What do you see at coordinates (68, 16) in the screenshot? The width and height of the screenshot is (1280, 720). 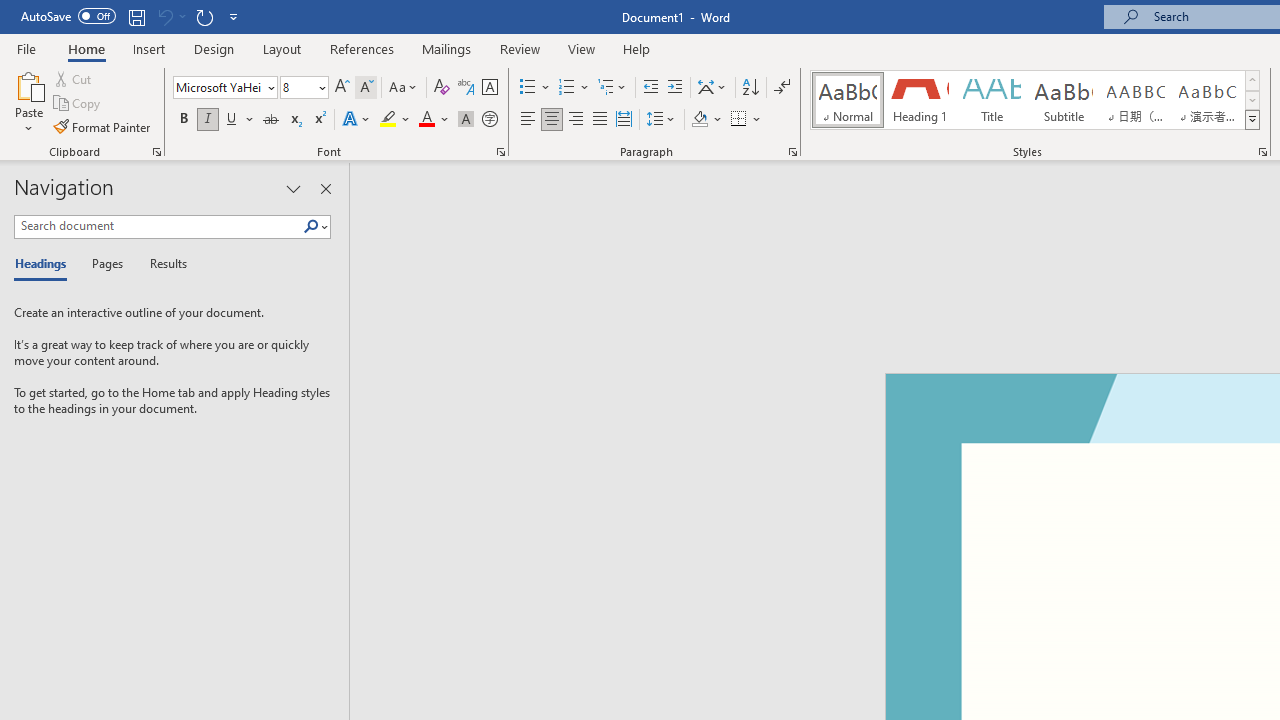 I see `'AutoSave'` at bounding box center [68, 16].